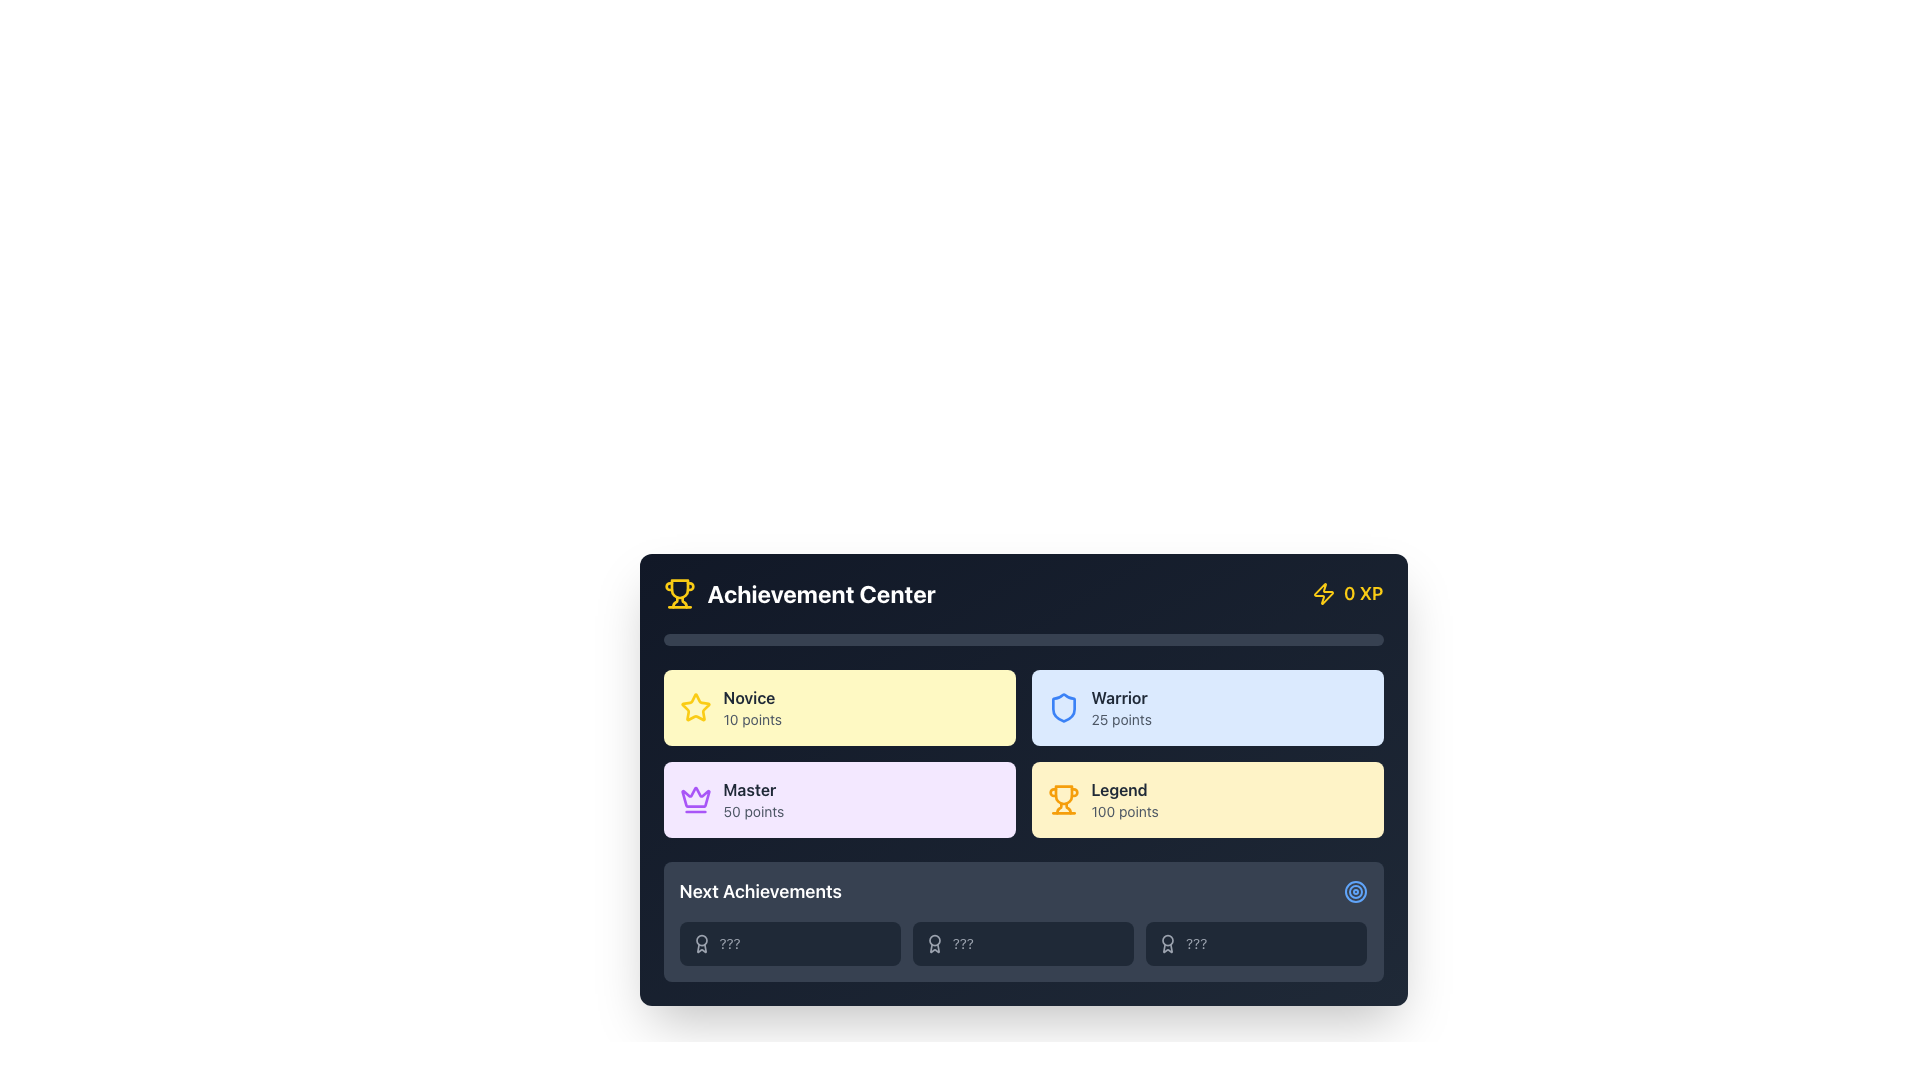 The height and width of the screenshot is (1080, 1920). I want to click on the central main cup section of the trophy icon, which is part of the Achievement Center header and features a yellow fill within a black outline, so click(679, 588).